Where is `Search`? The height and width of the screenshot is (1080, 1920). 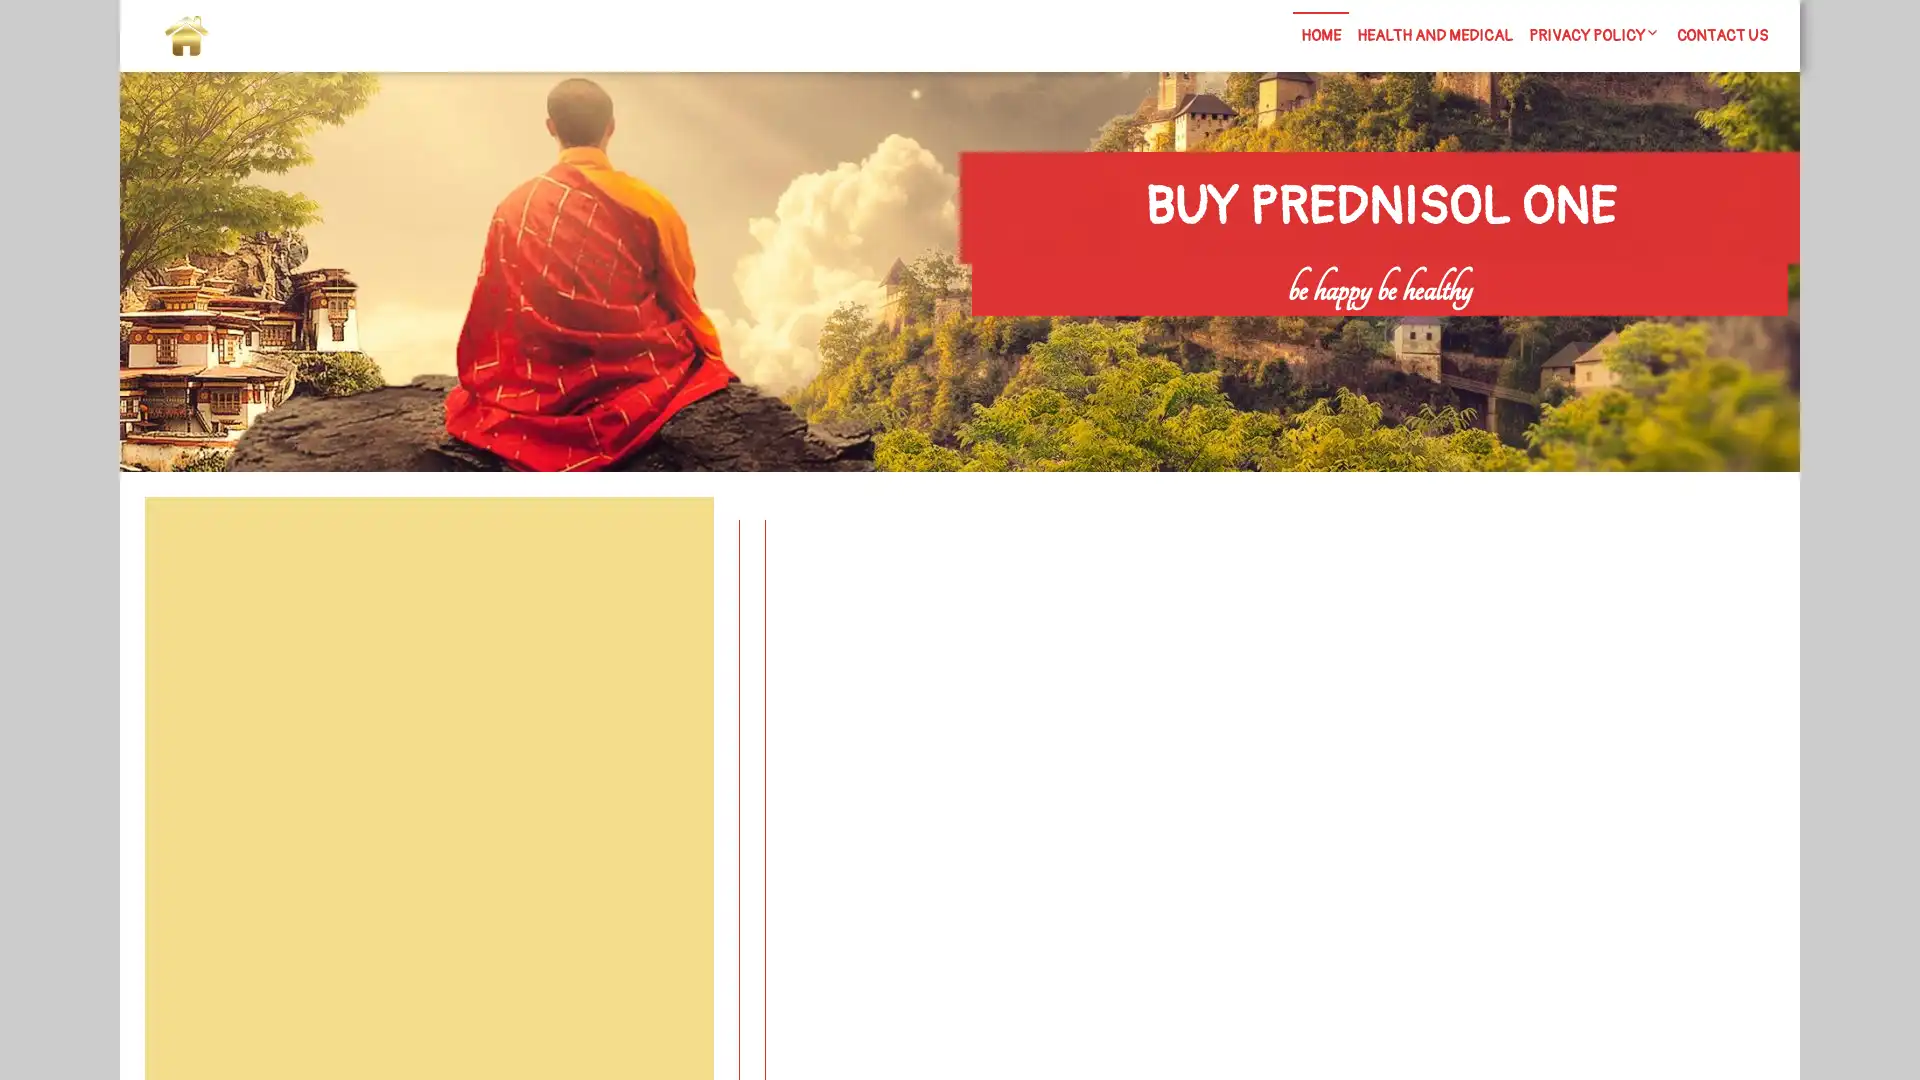 Search is located at coordinates (667, 545).